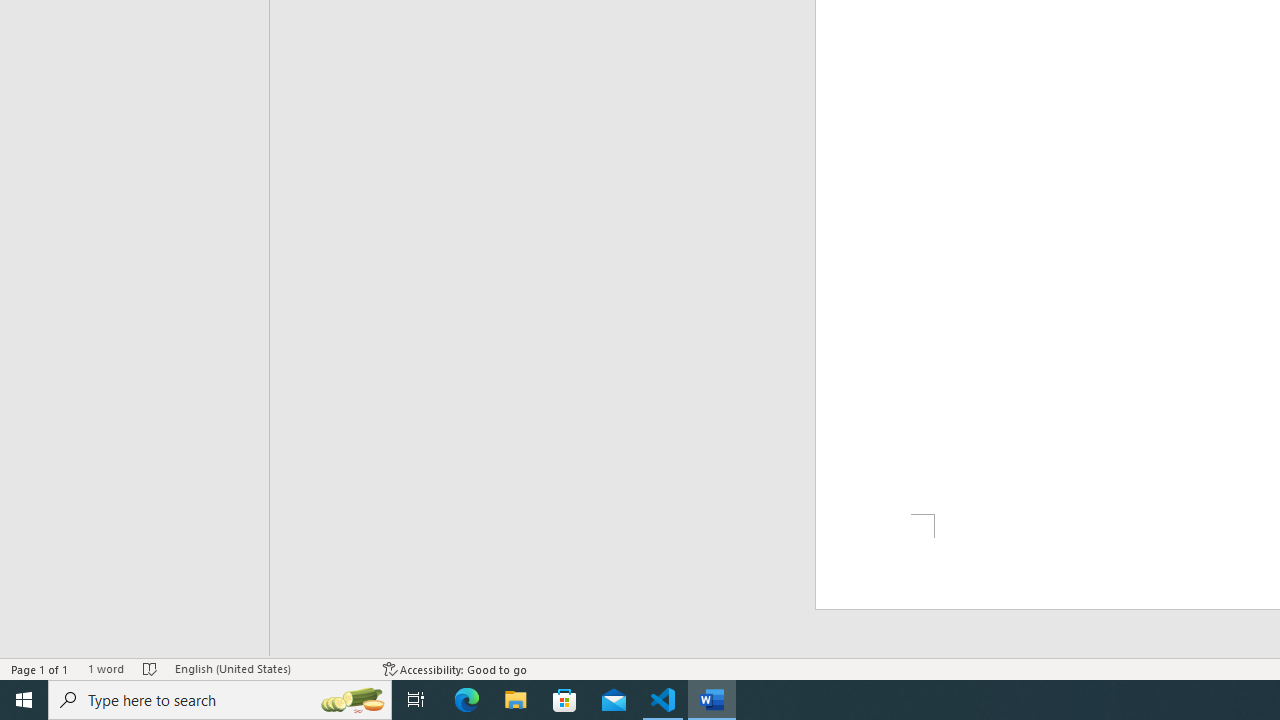 The width and height of the screenshot is (1280, 720). I want to click on 'Accessibility Checker Accessibility: Good to go', so click(454, 669).